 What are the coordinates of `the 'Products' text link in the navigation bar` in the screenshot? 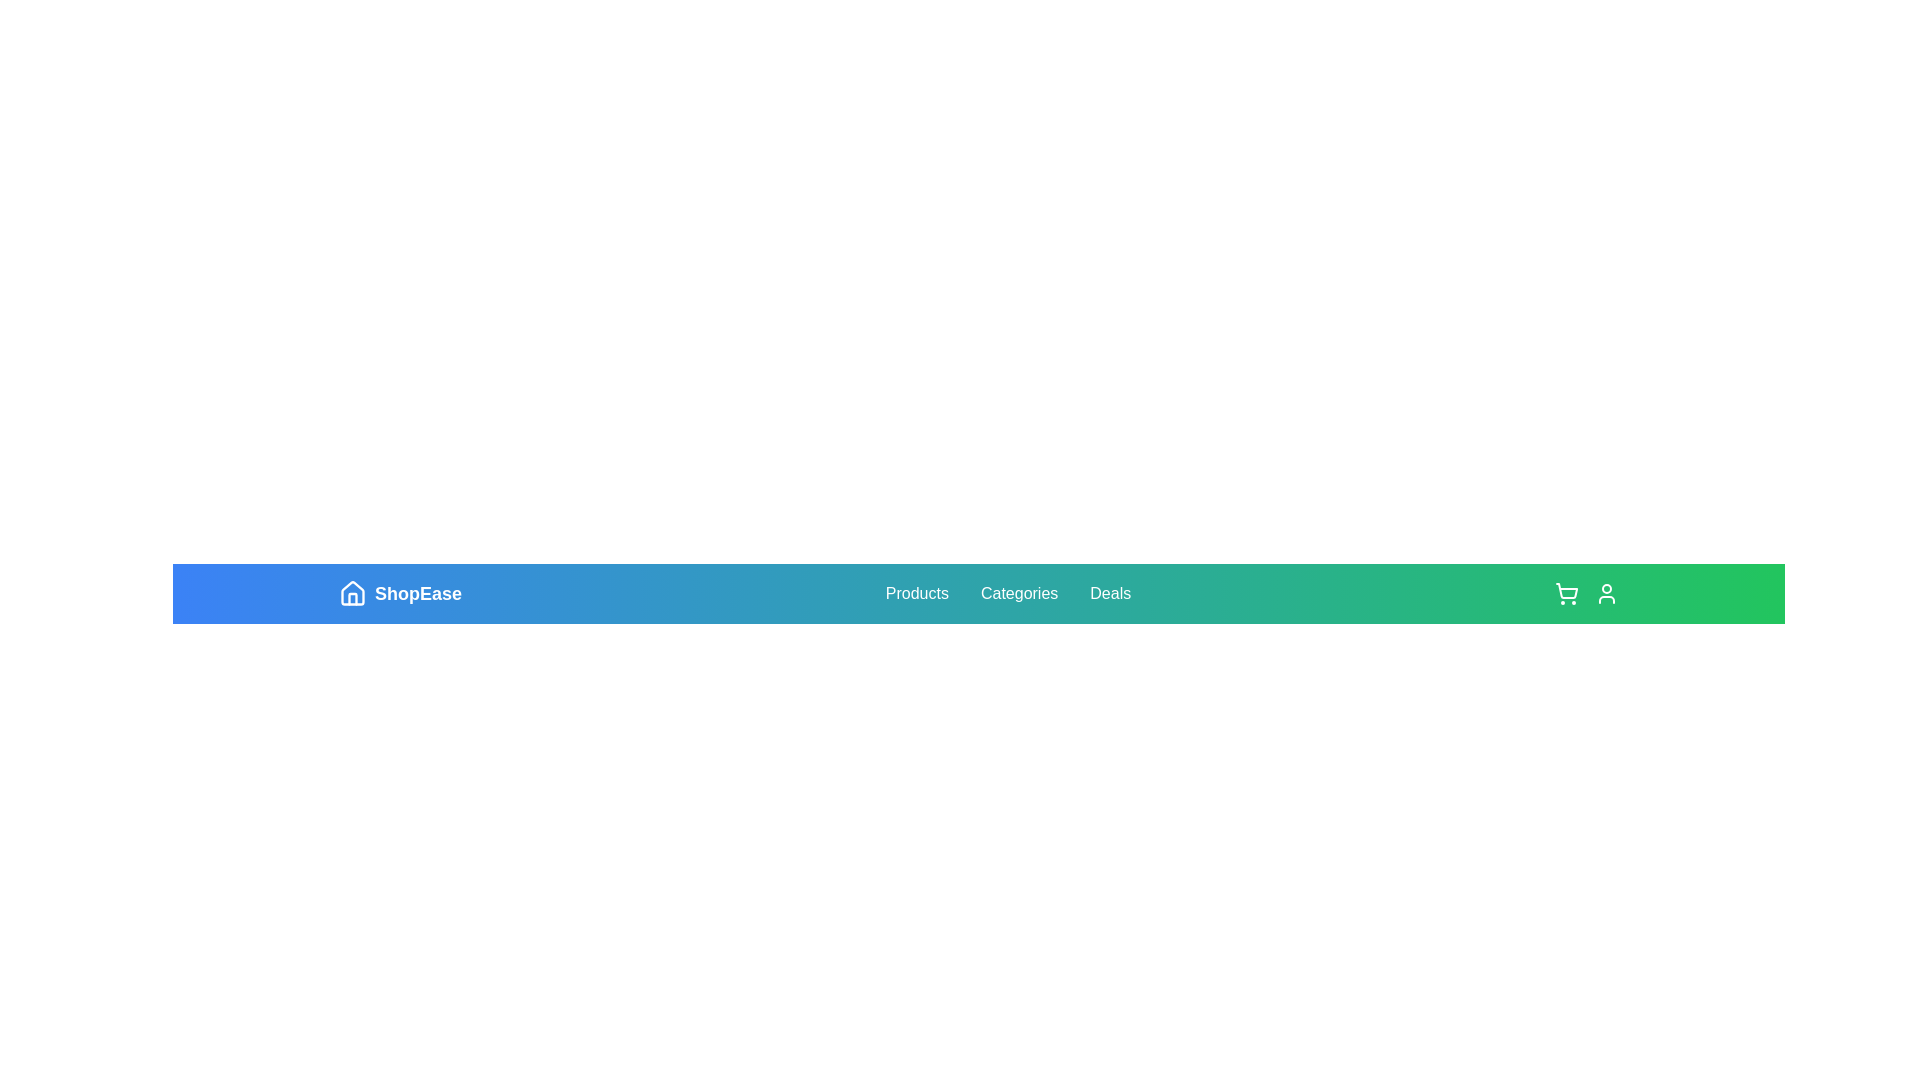 It's located at (916, 593).